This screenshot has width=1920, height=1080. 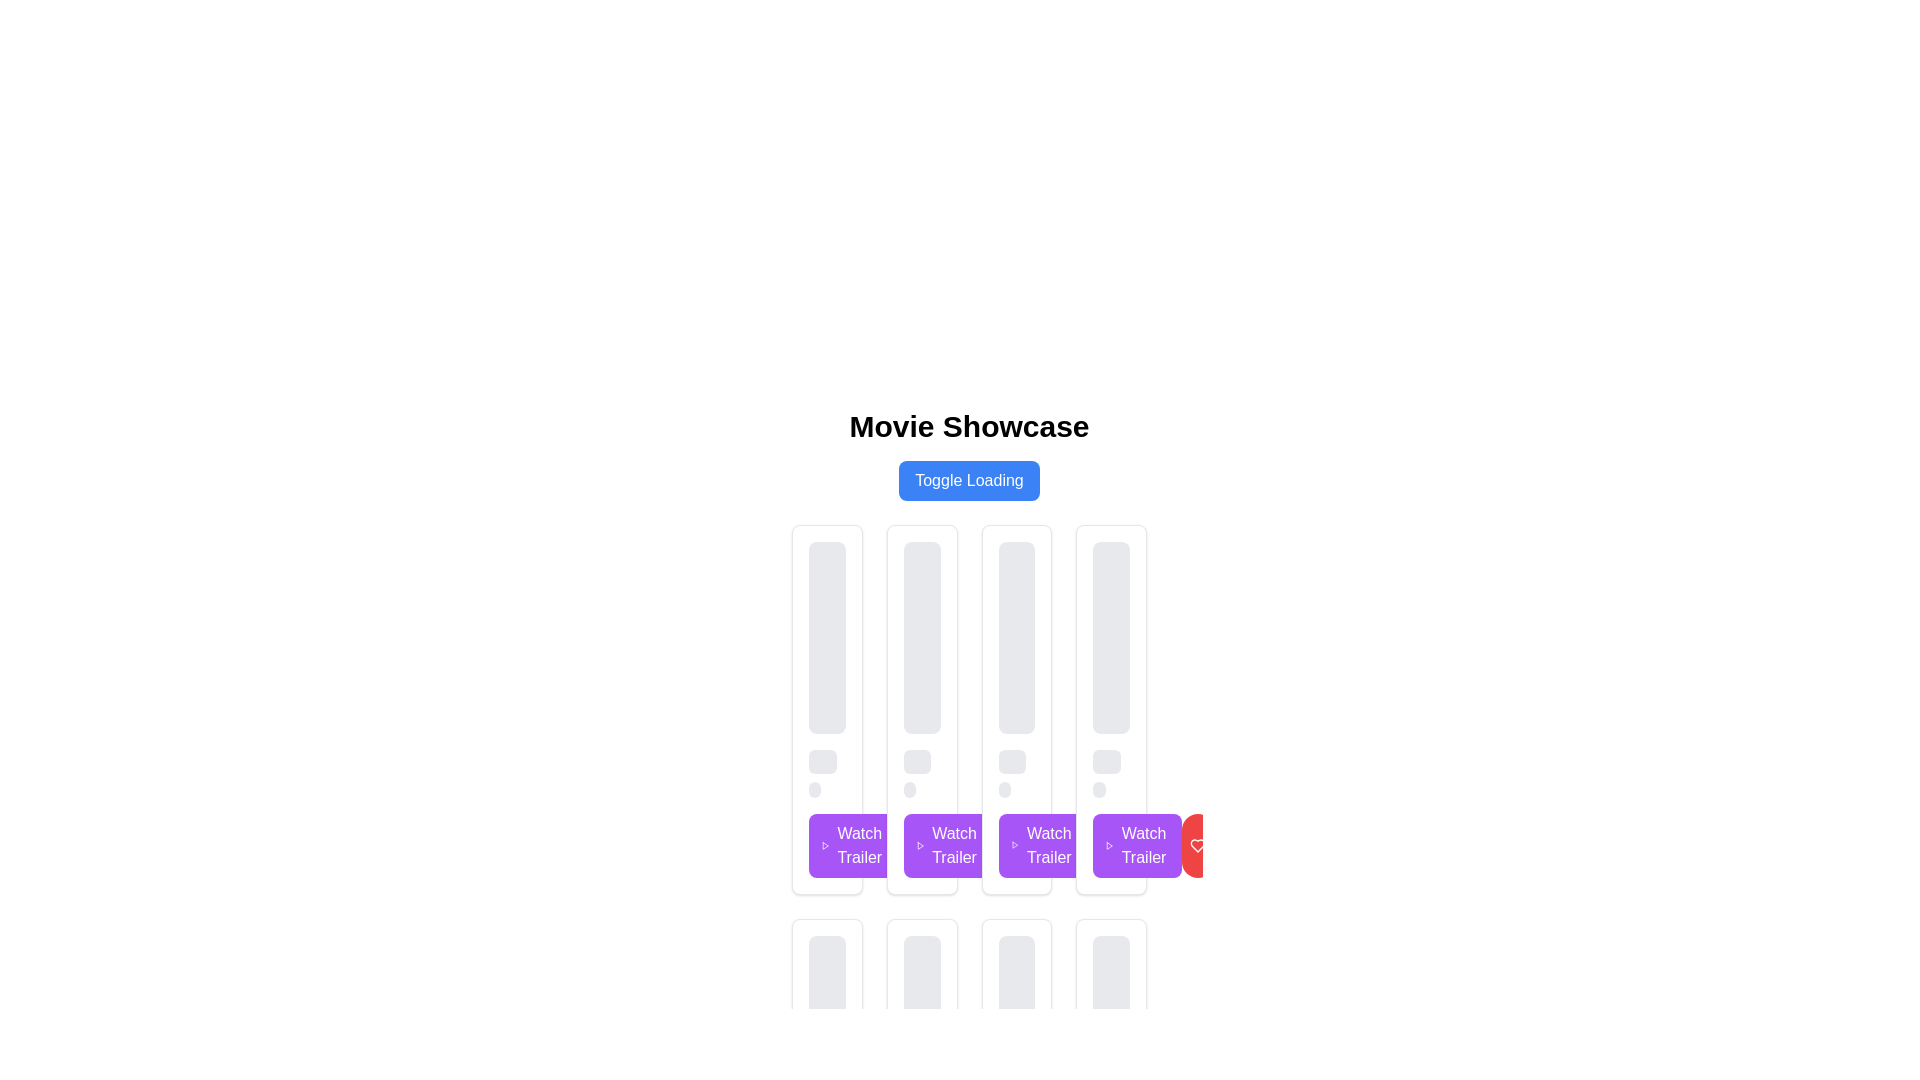 I want to click on the fourth button from the left, which has a purple background and white text reading 'Watch Trailer.', so click(x=1123, y=845).